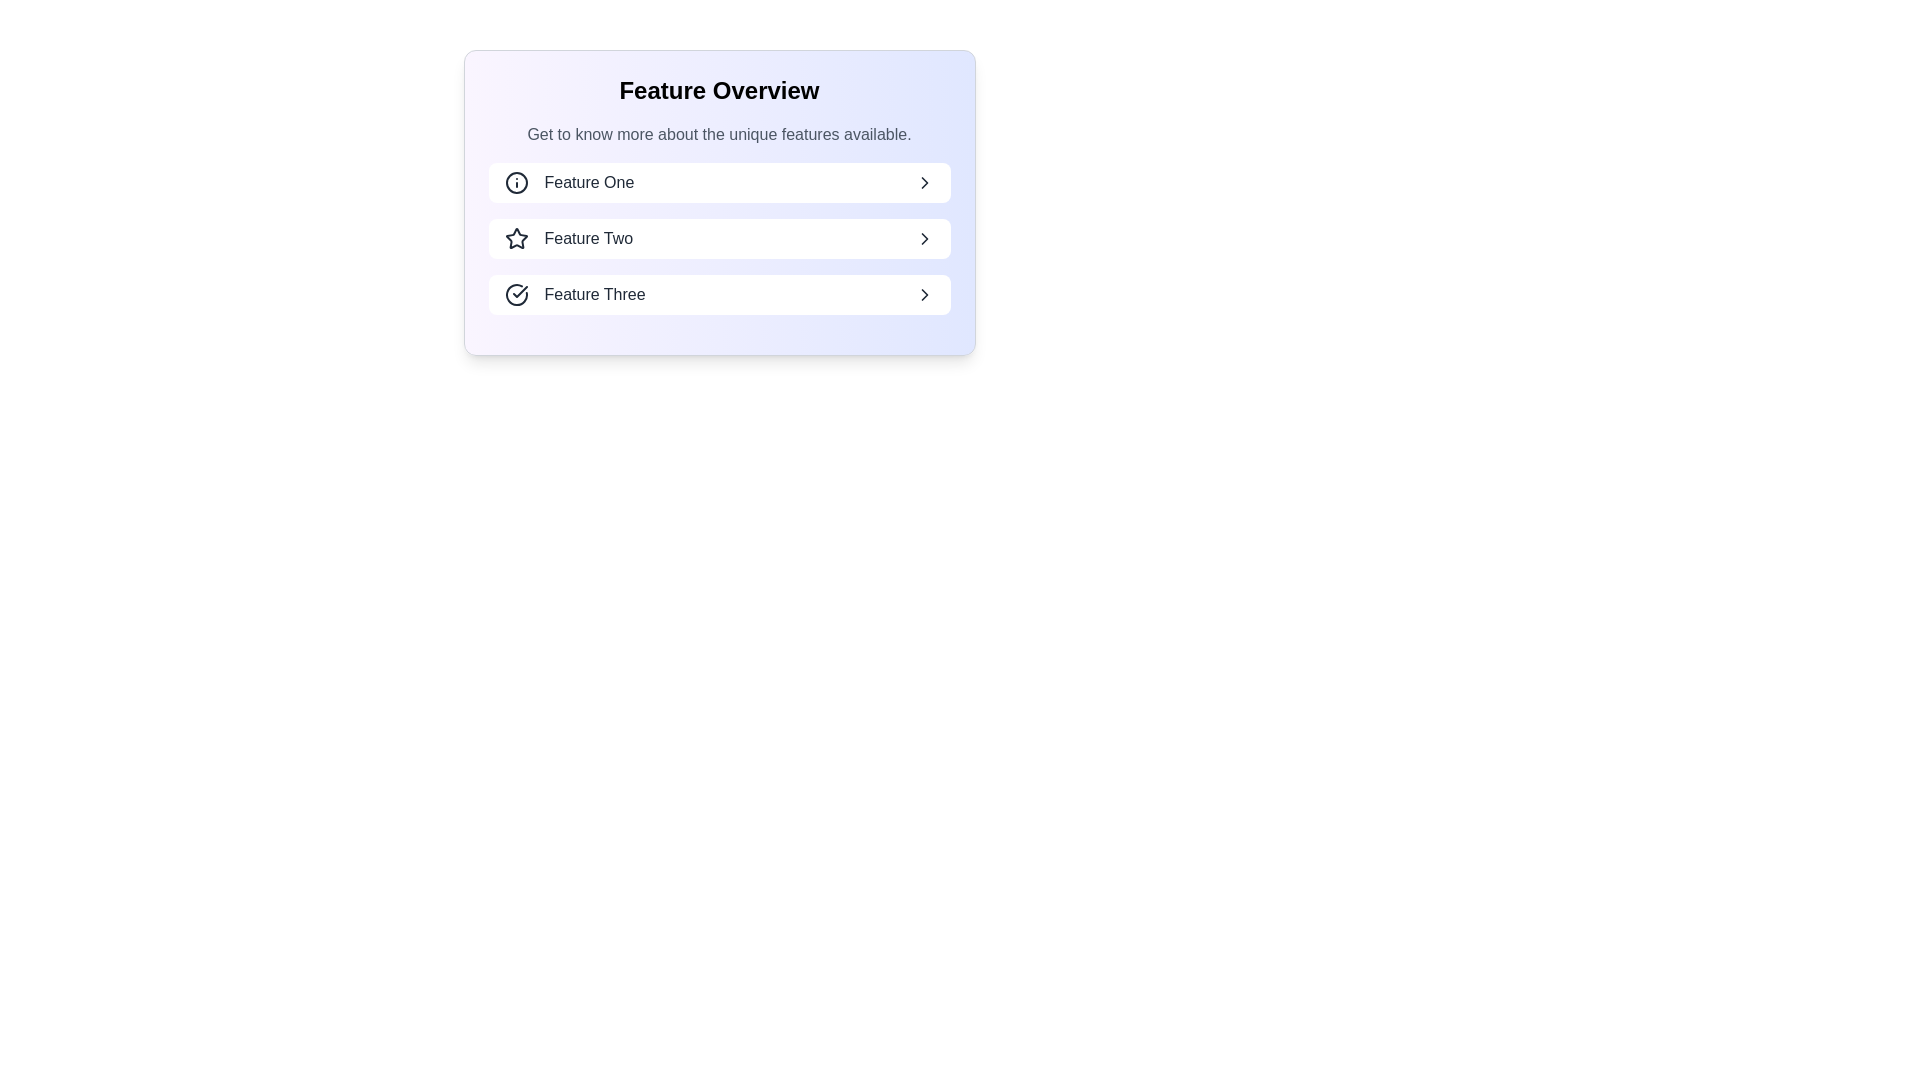 The height and width of the screenshot is (1080, 1920). Describe the element at coordinates (923, 182) in the screenshot. I see `the chevron icon on the far right of the 'Feature One' section` at that location.